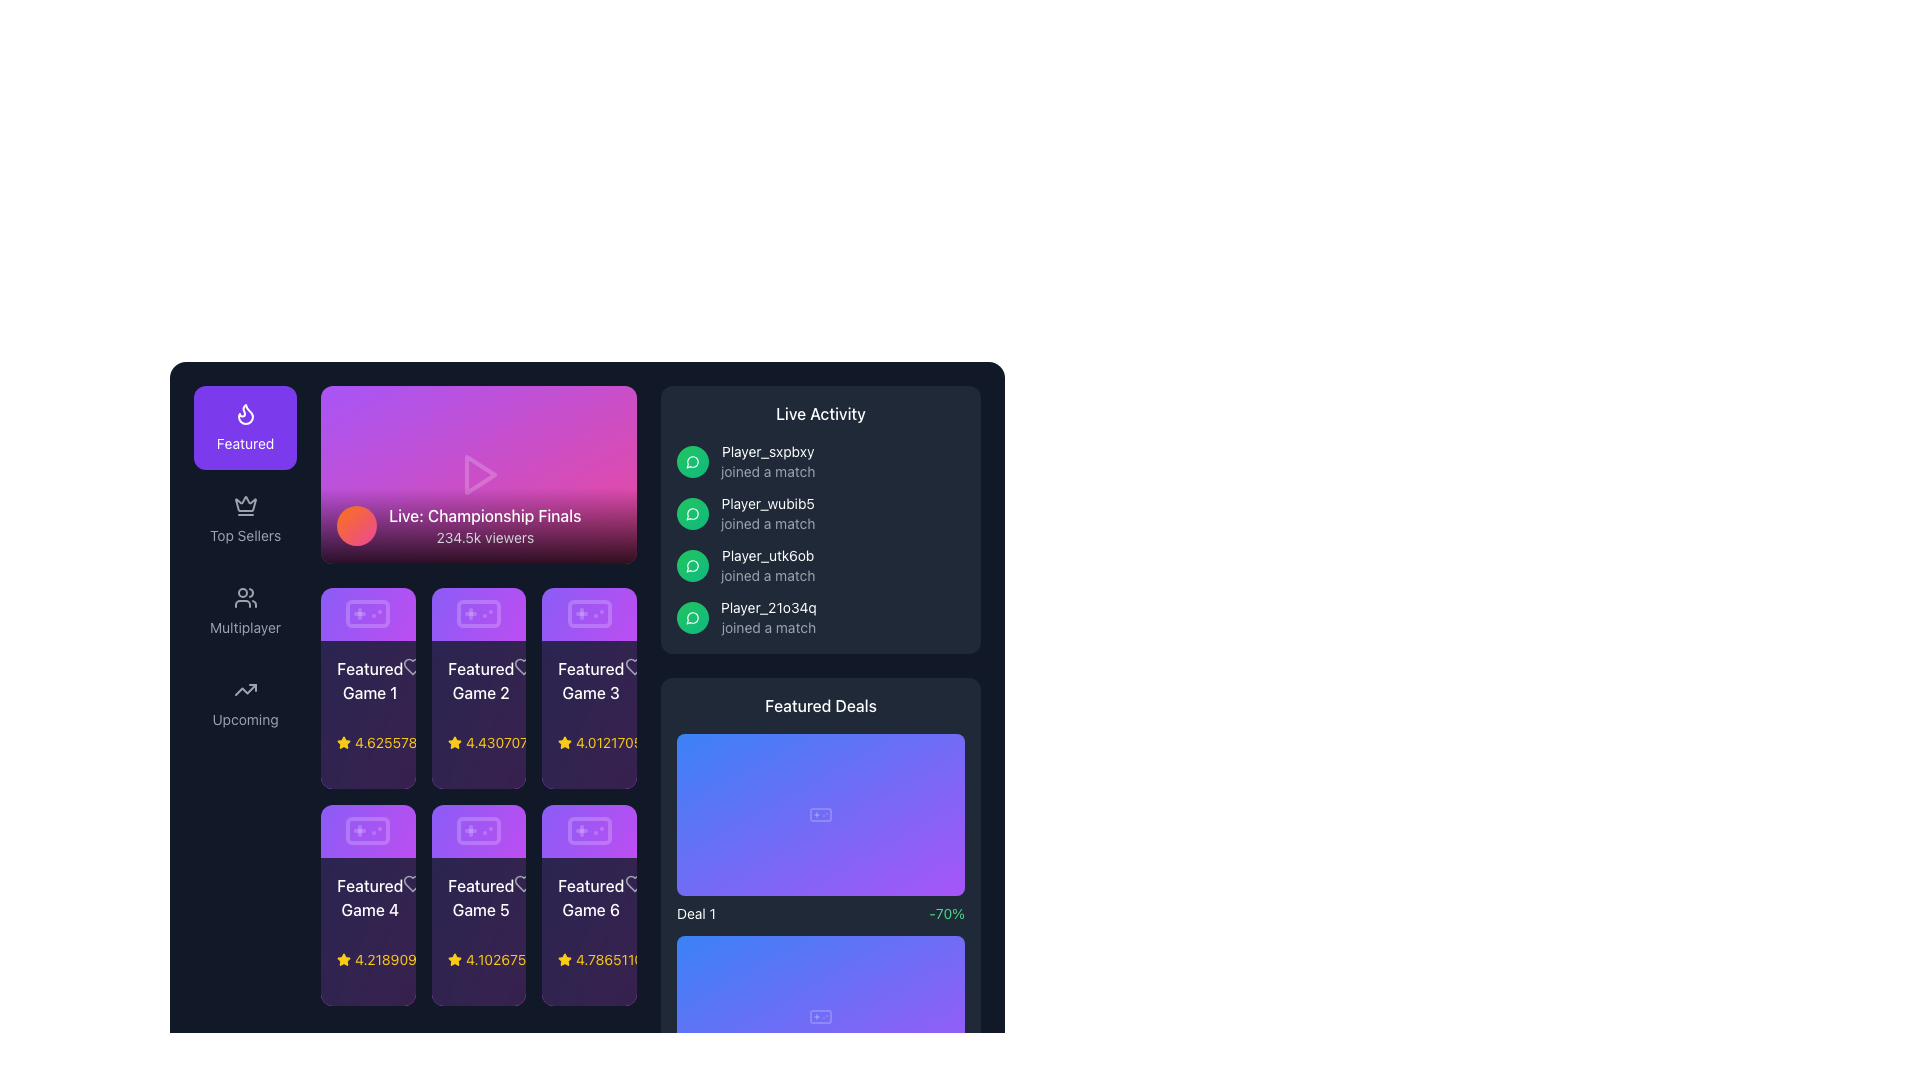 Image resolution: width=1920 pixels, height=1080 pixels. Describe the element at coordinates (370, 897) in the screenshot. I see `the text label 'Featured Game 4', which is styled in a medium-sized white font on a purple background, located in the 'Featured Games' section of the grid layout` at that location.